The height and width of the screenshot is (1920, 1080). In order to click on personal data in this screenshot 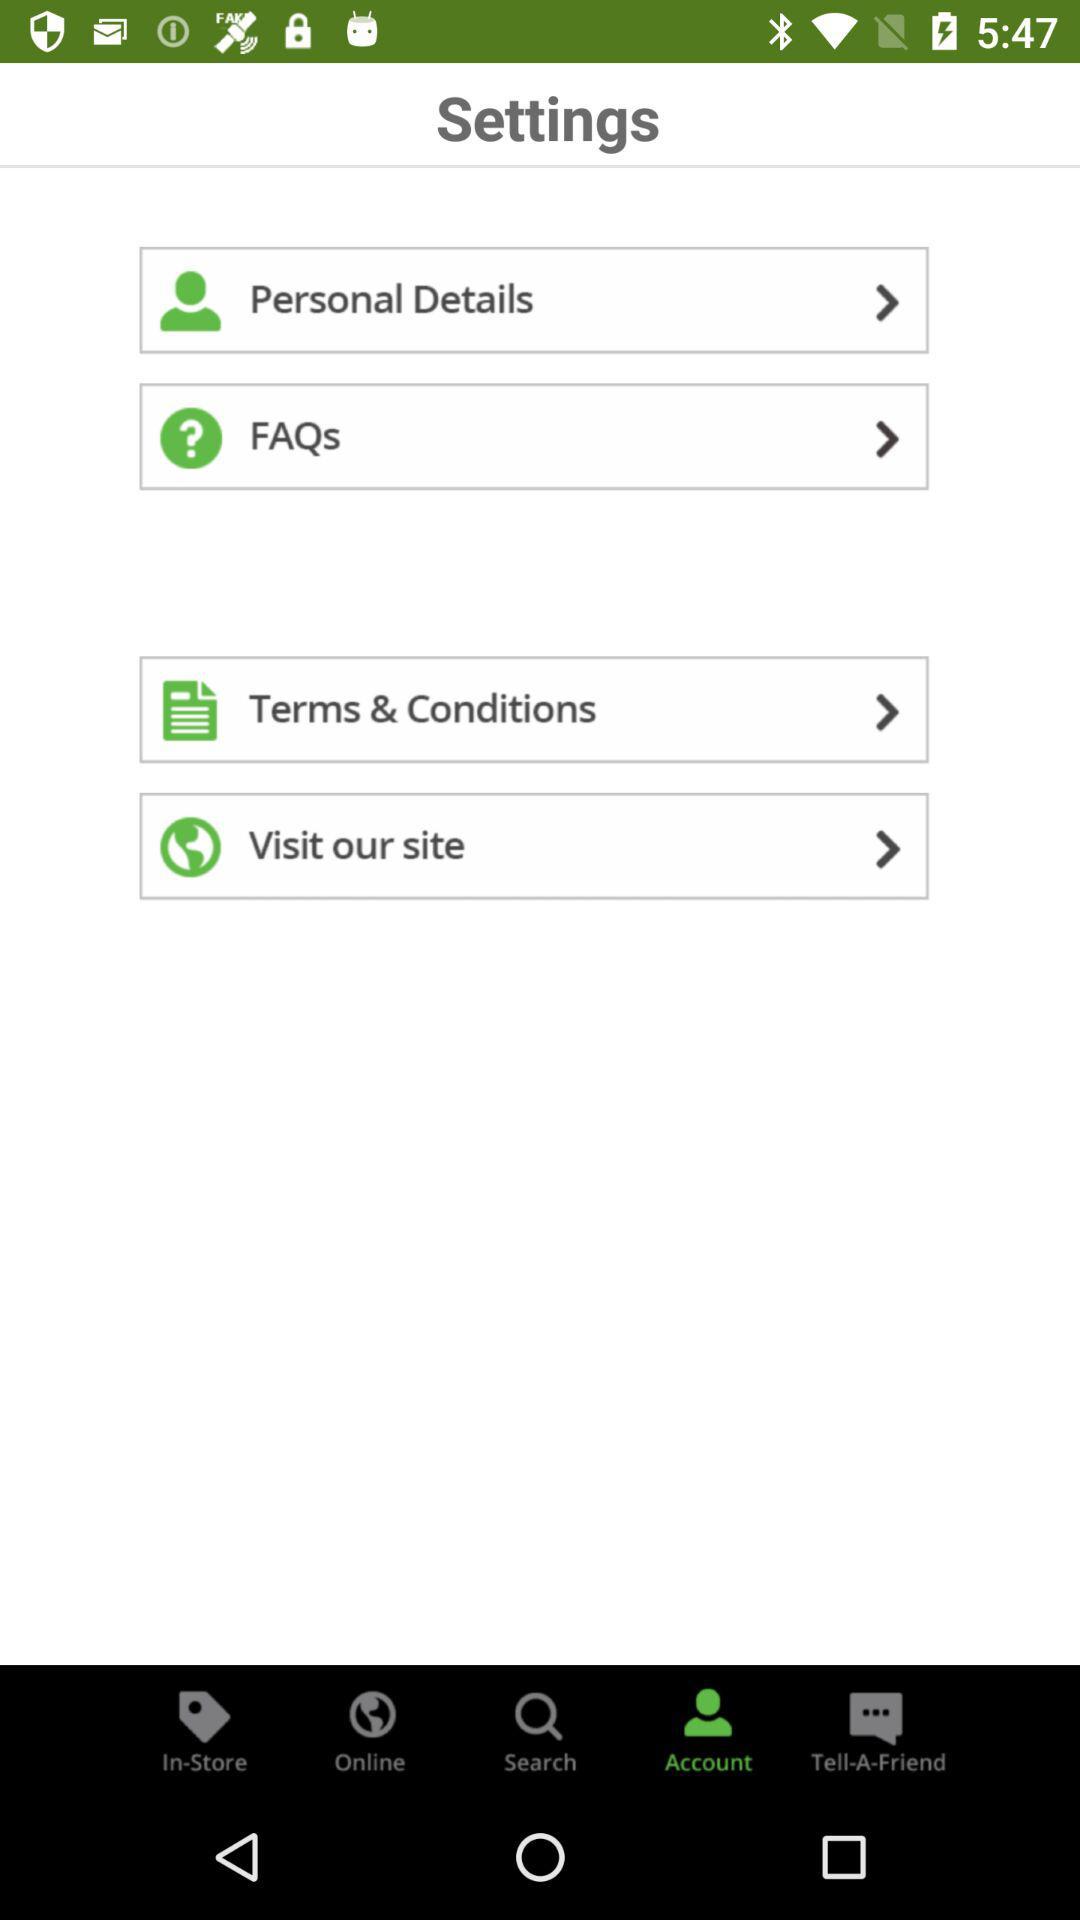, I will do `click(540, 303)`.